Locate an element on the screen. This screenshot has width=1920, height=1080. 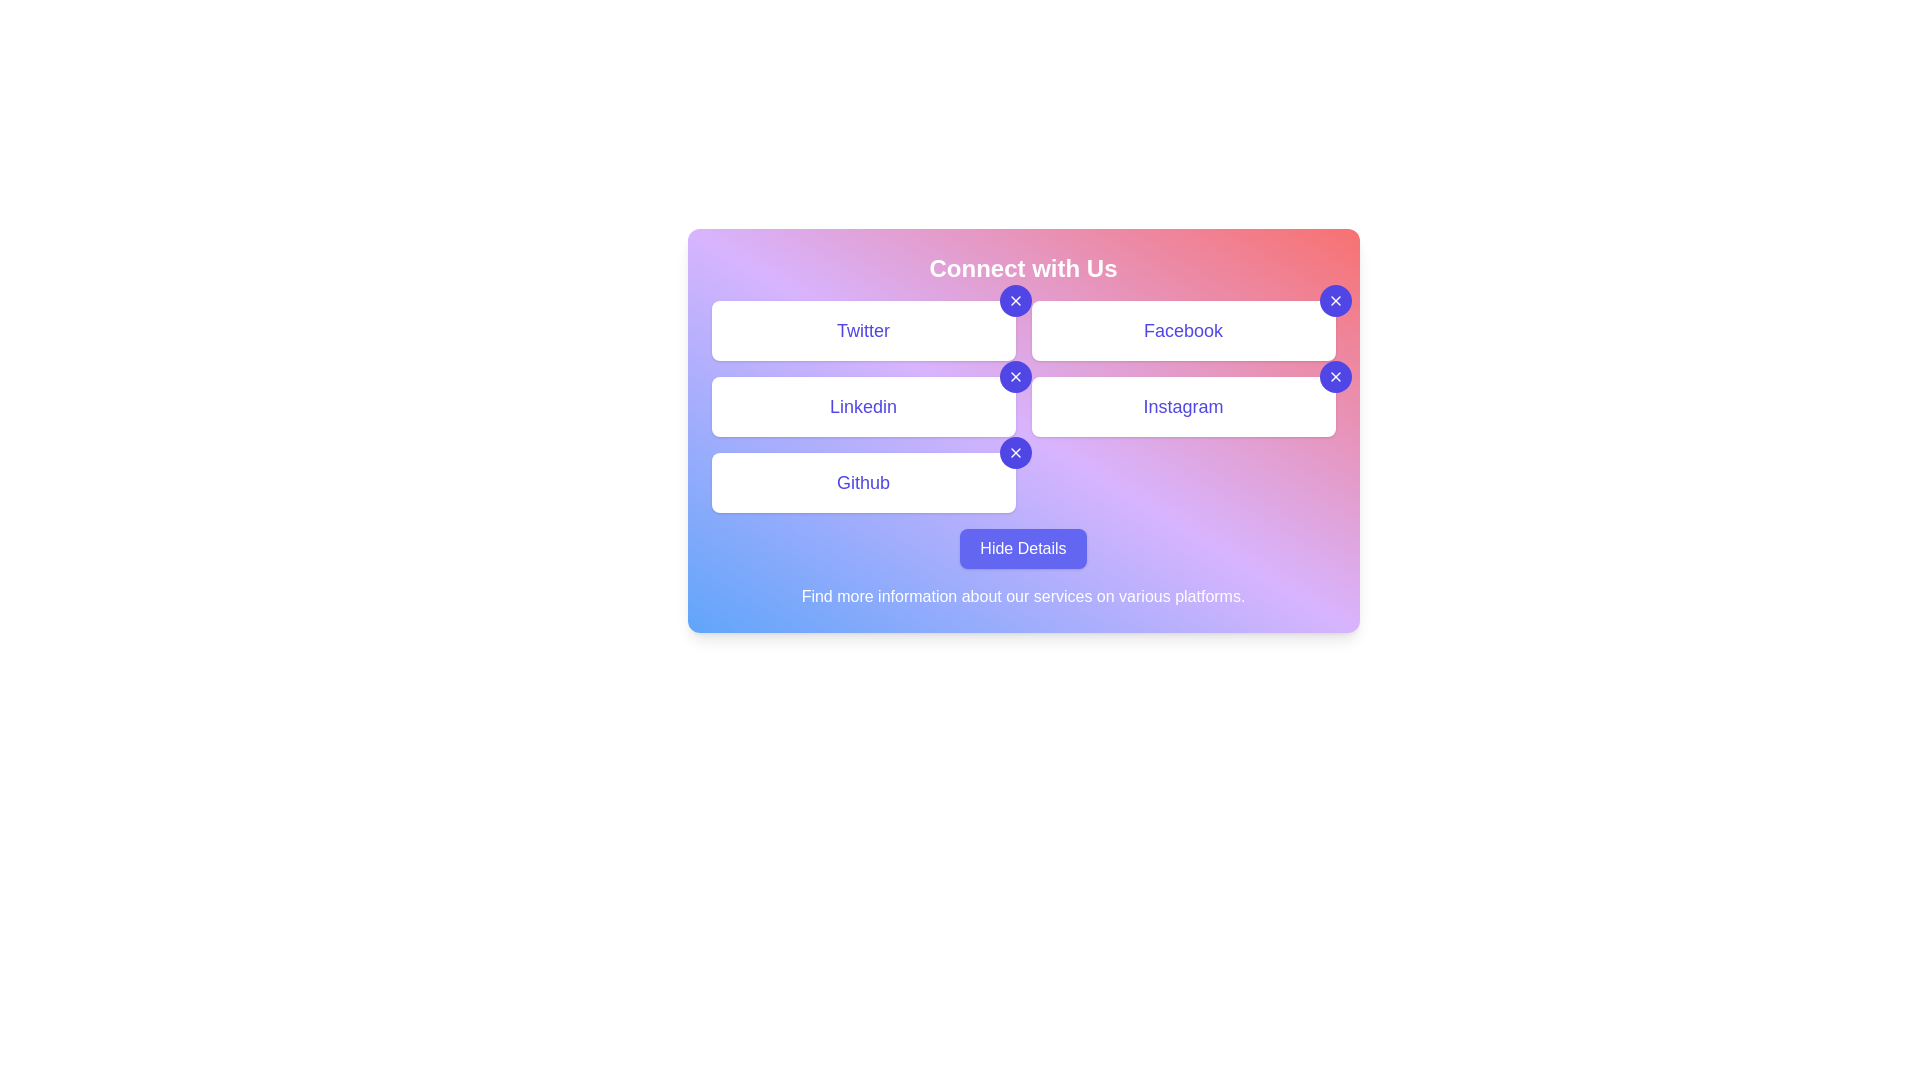
the 'Linkedin' text label displayed on the interactive card located in the second row and second column of the grid layout is located at coordinates (863, 406).